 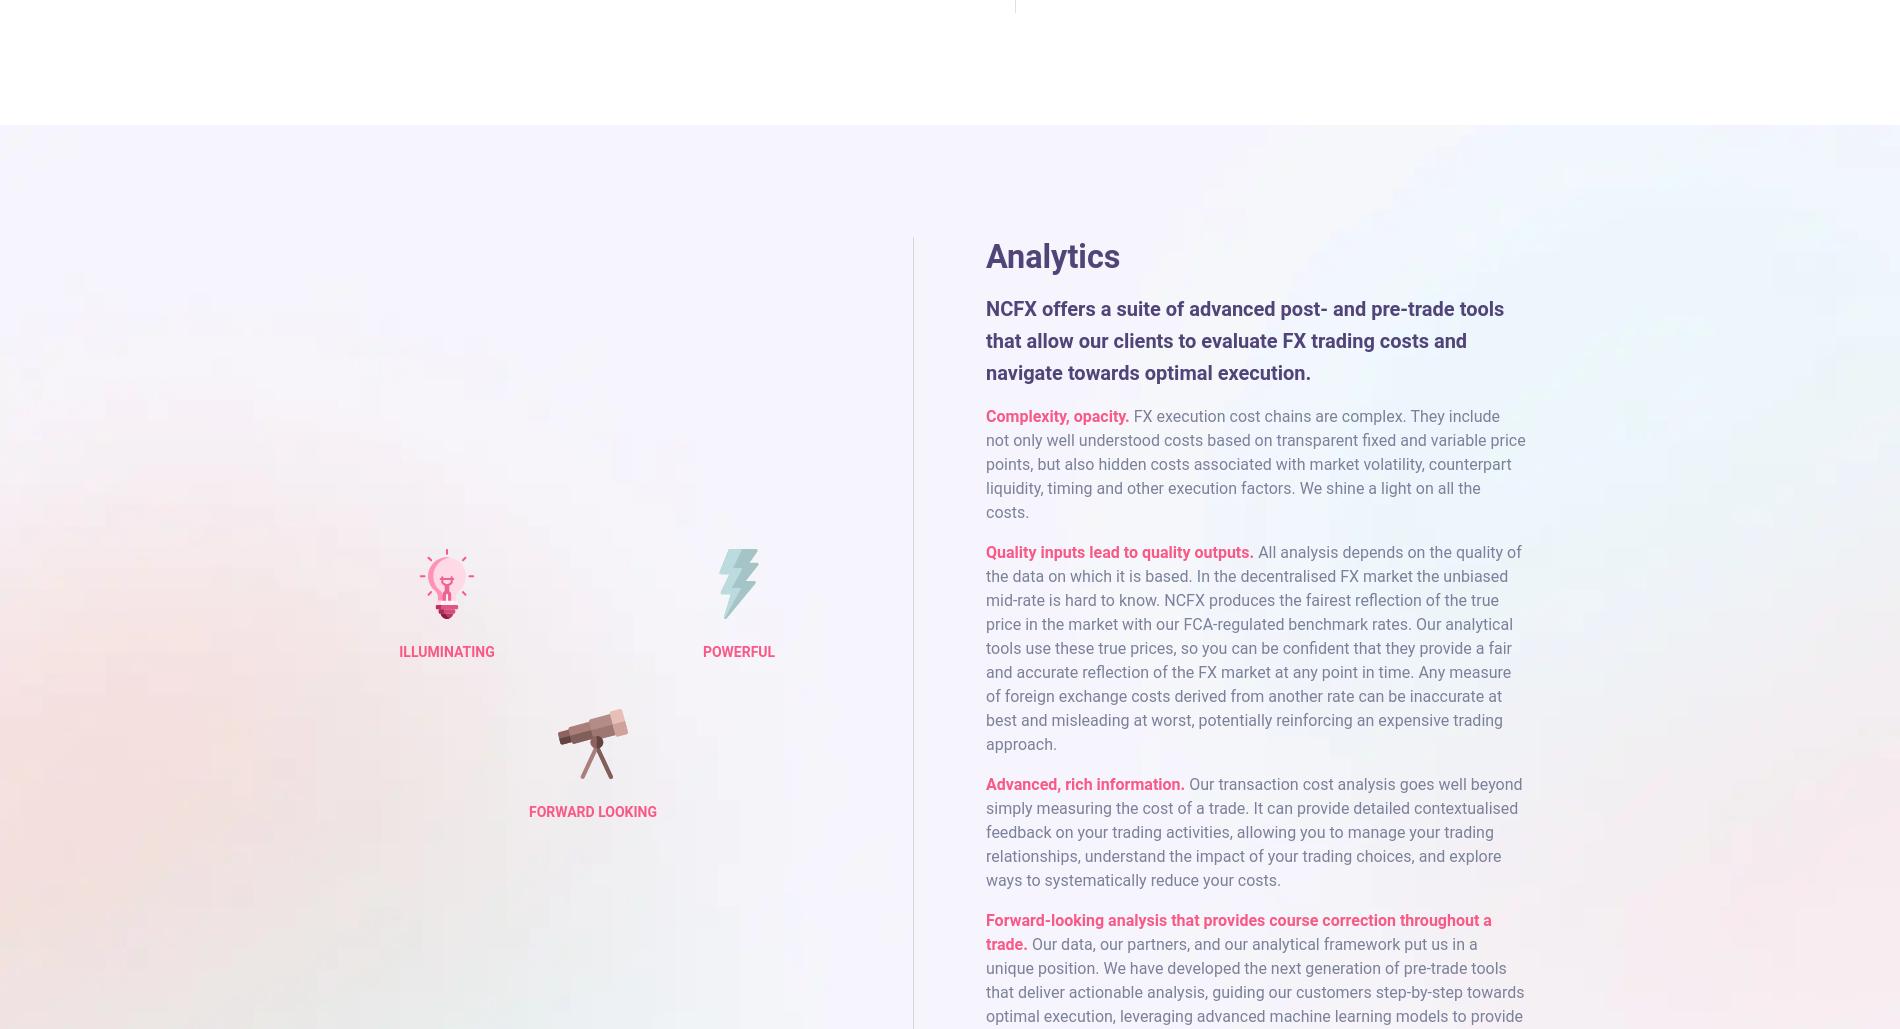 I want to click on 'Analytics', so click(x=1052, y=255).